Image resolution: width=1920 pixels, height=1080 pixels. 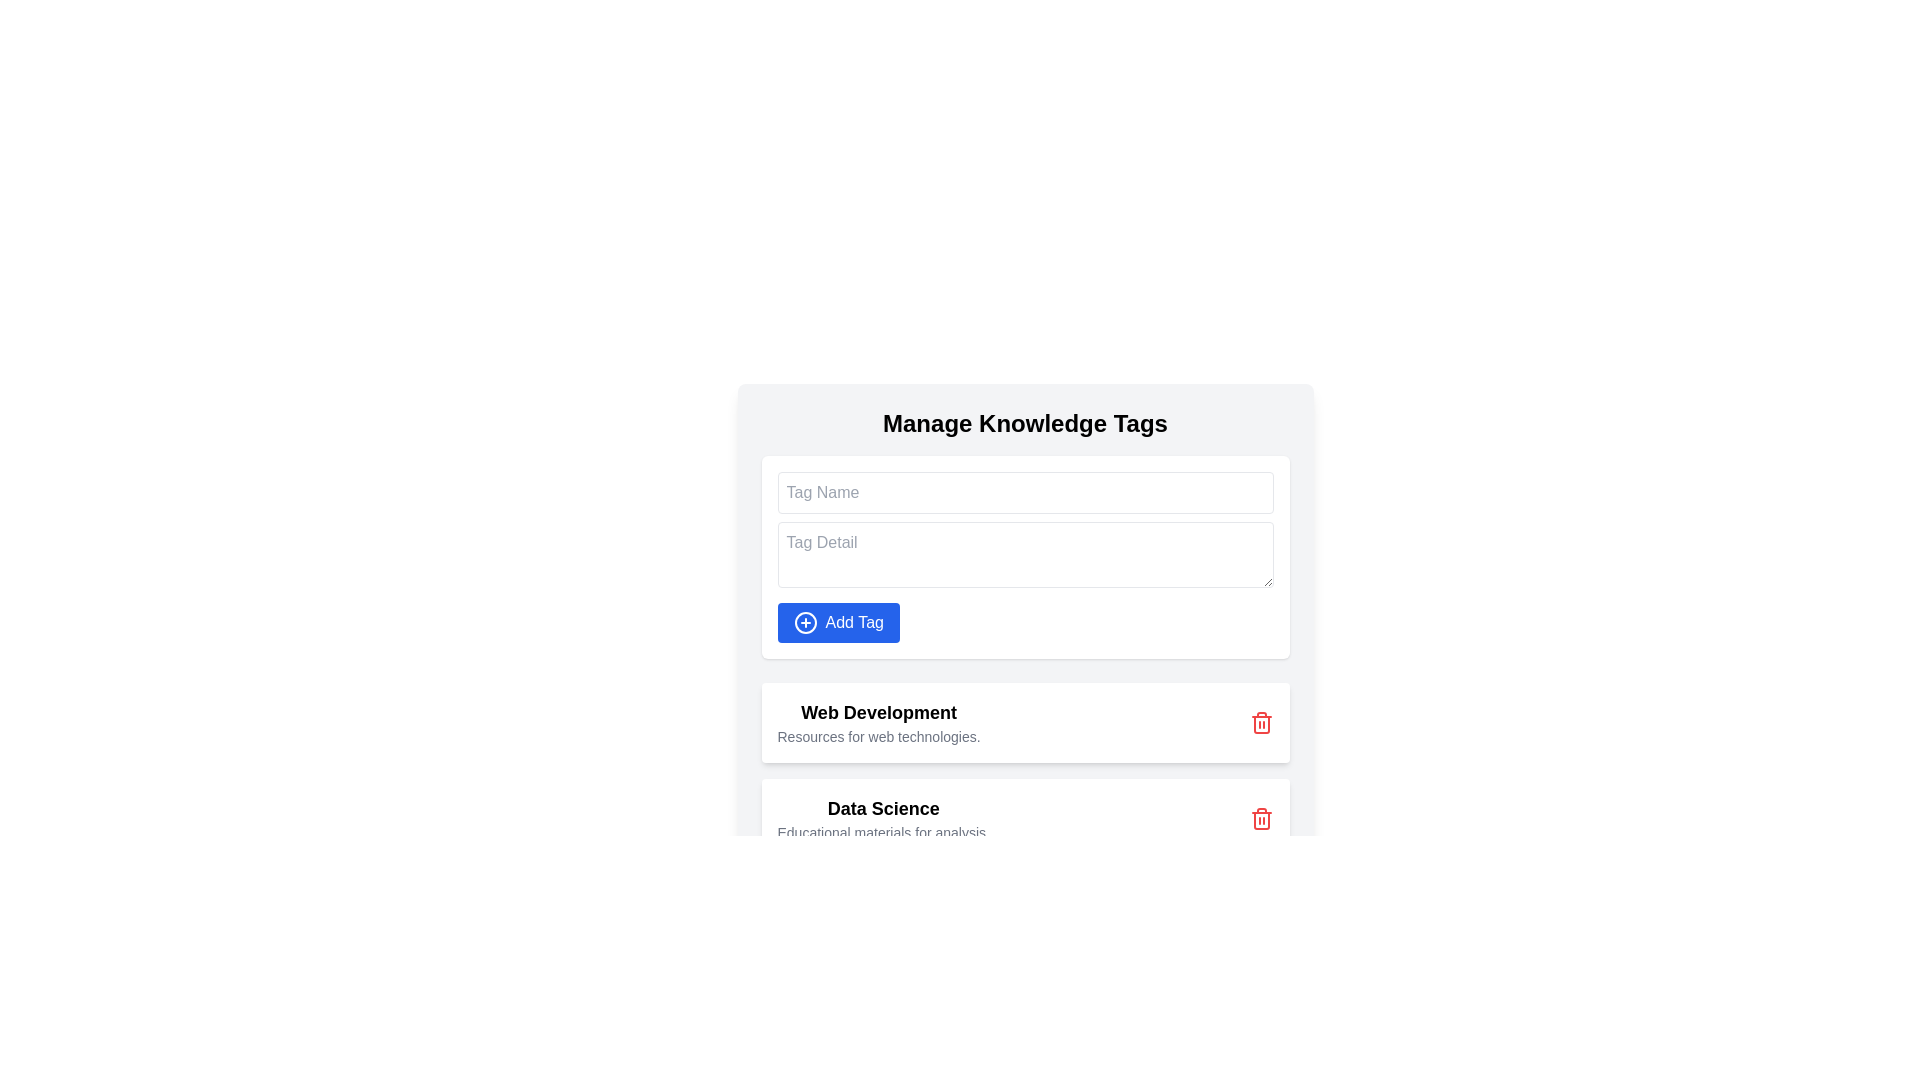 What do you see at coordinates (805, 622) in the screenshot?
I see `the outer circle of the icon located to the left of the text 'Add Tag' and above the tag list` at bounding box center [805, 622].